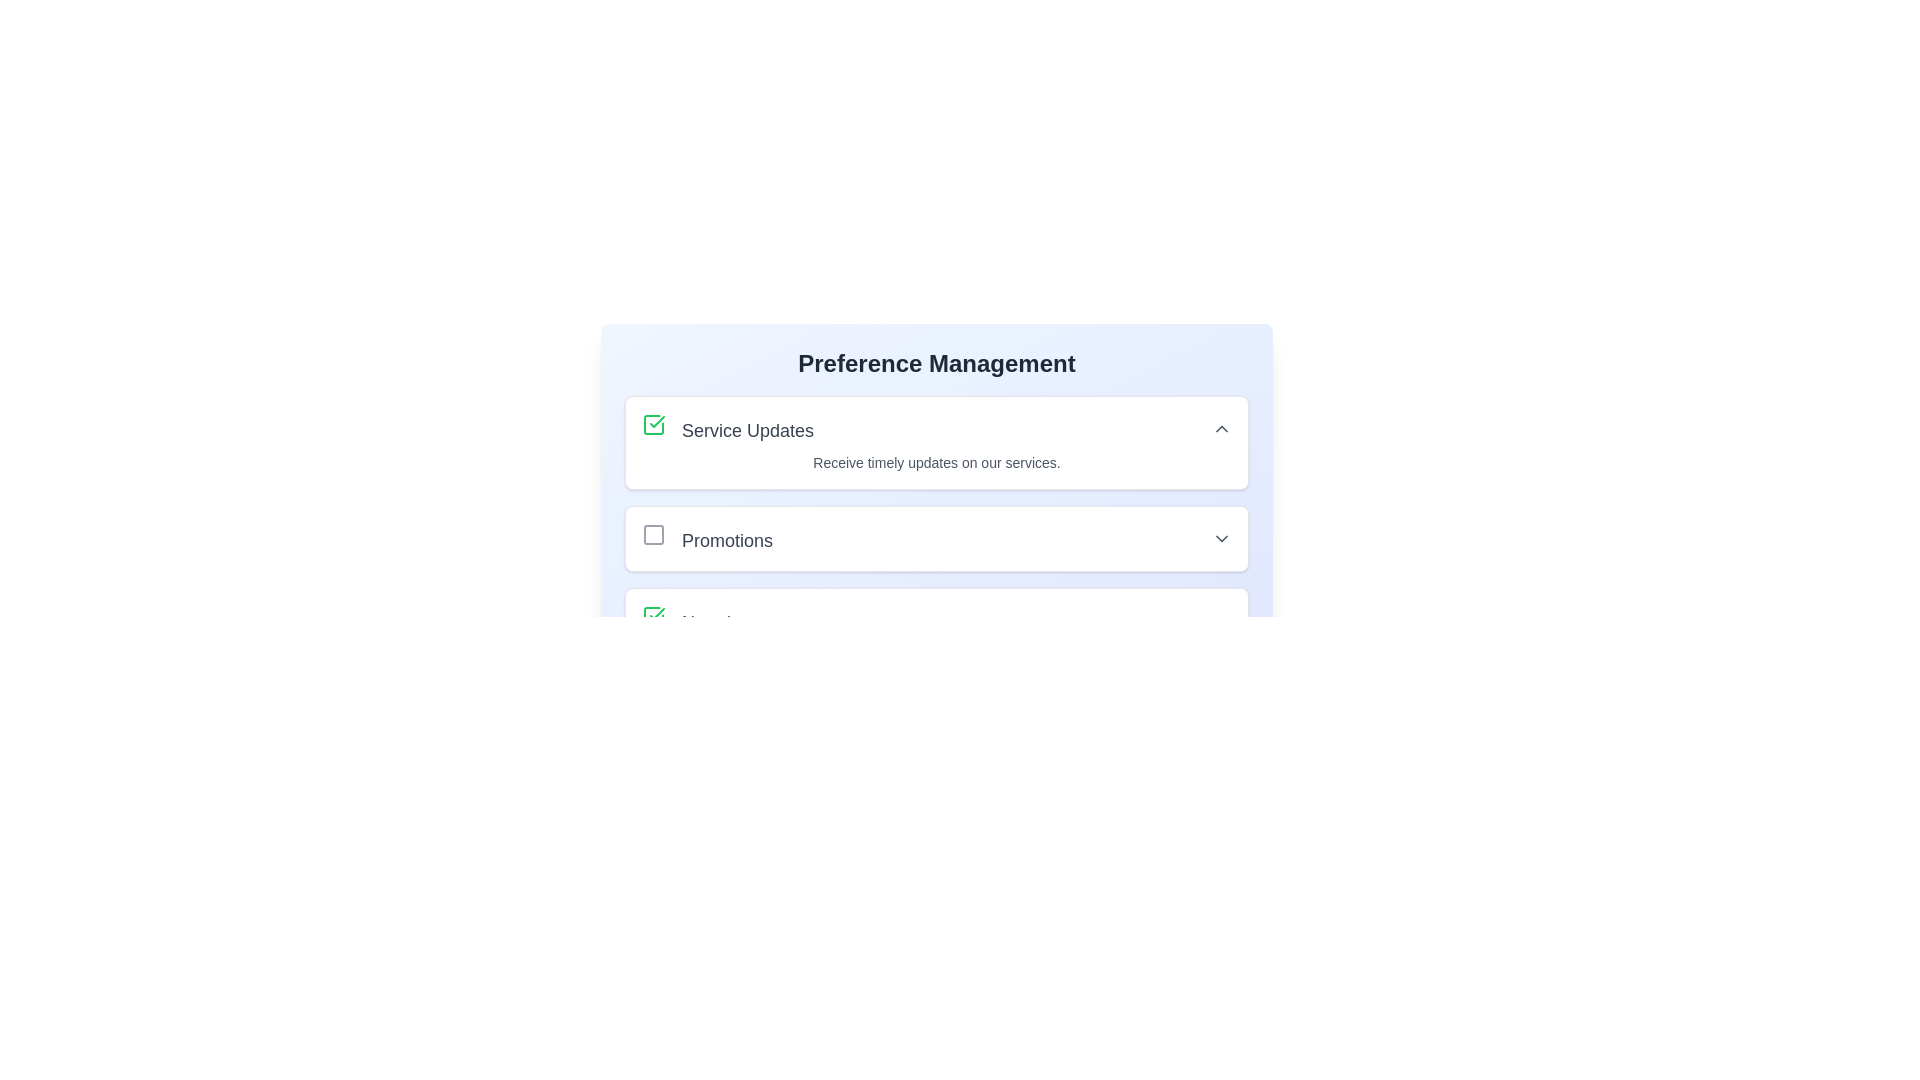 The height and width of the screenshot is (1080, 1920). I want to click on the checkbox for 'Promotions', so click(653, 534).